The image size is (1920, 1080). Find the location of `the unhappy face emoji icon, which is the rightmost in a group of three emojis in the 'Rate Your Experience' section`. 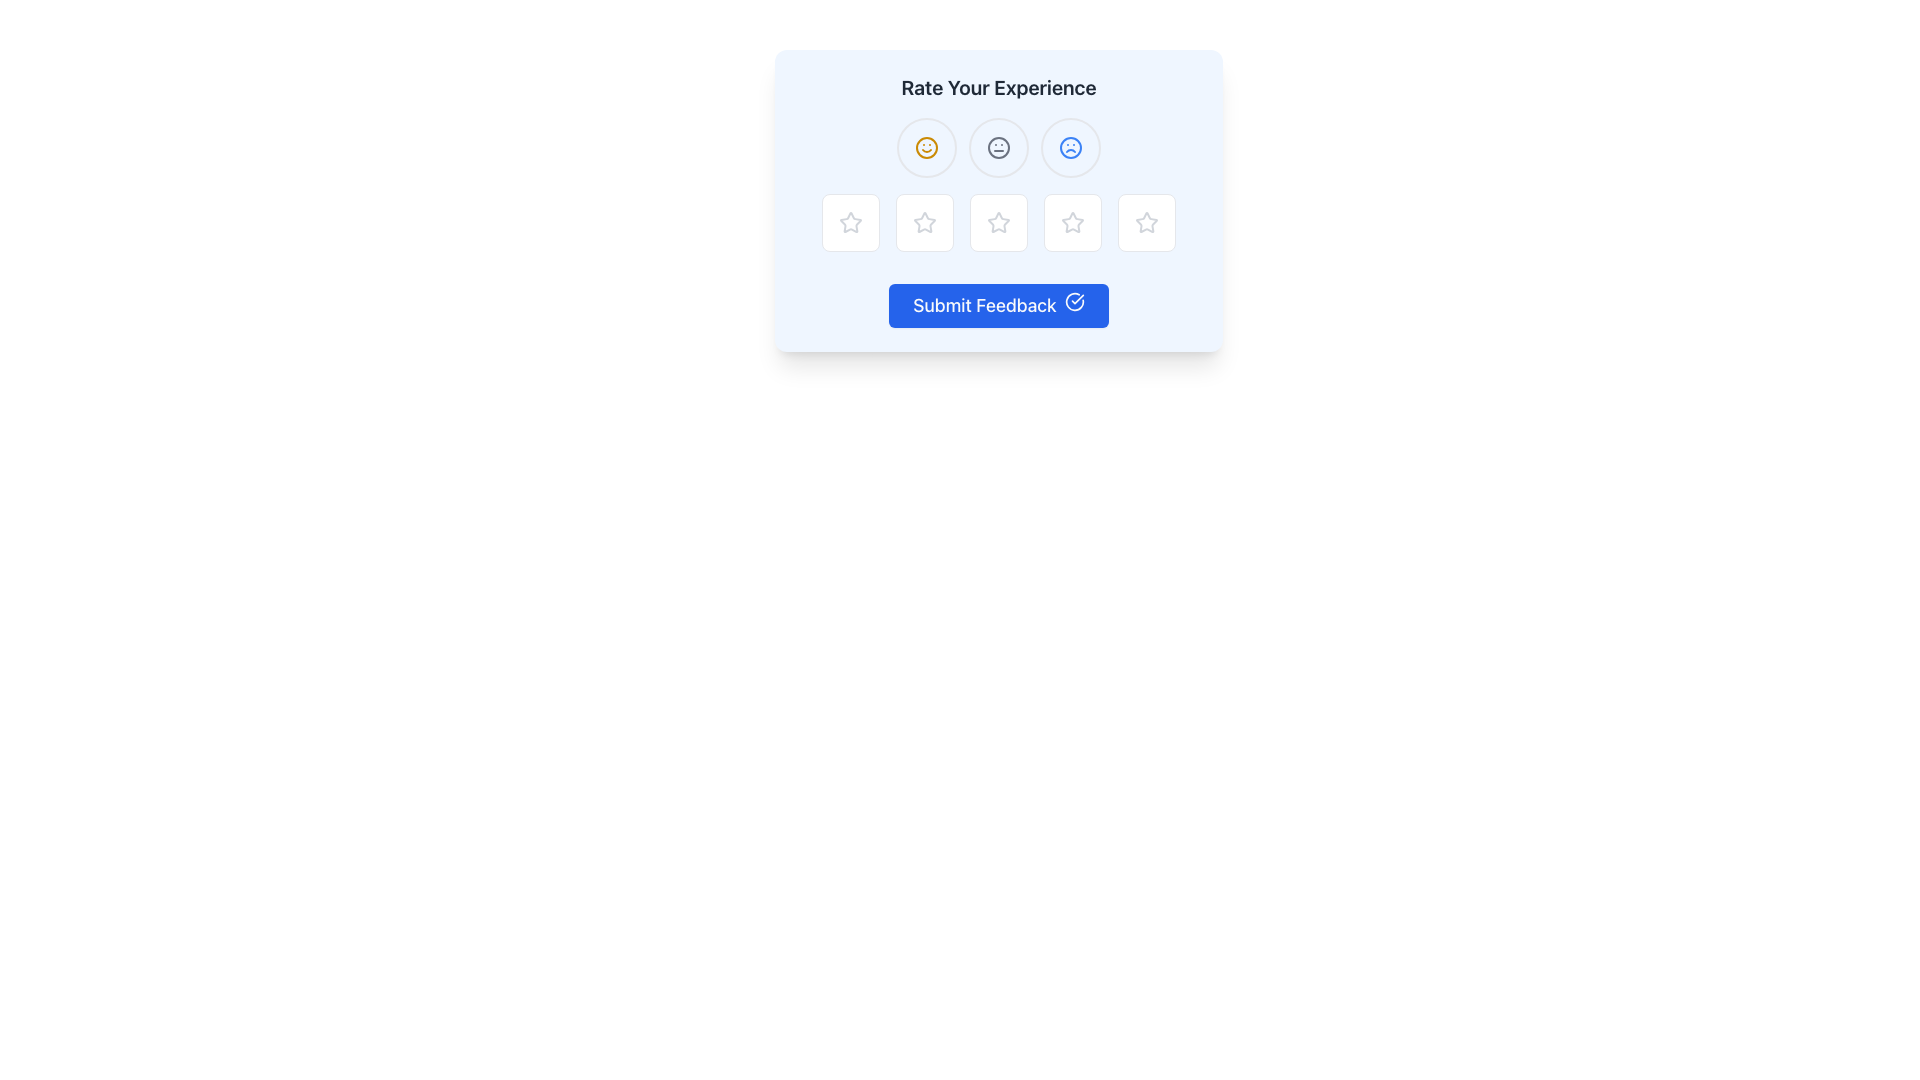

the unhappy face emoji icon, which is the rightmost in a group of three emojis in the 'Rate Your Experience' section is located at coordinates (1069, 146).